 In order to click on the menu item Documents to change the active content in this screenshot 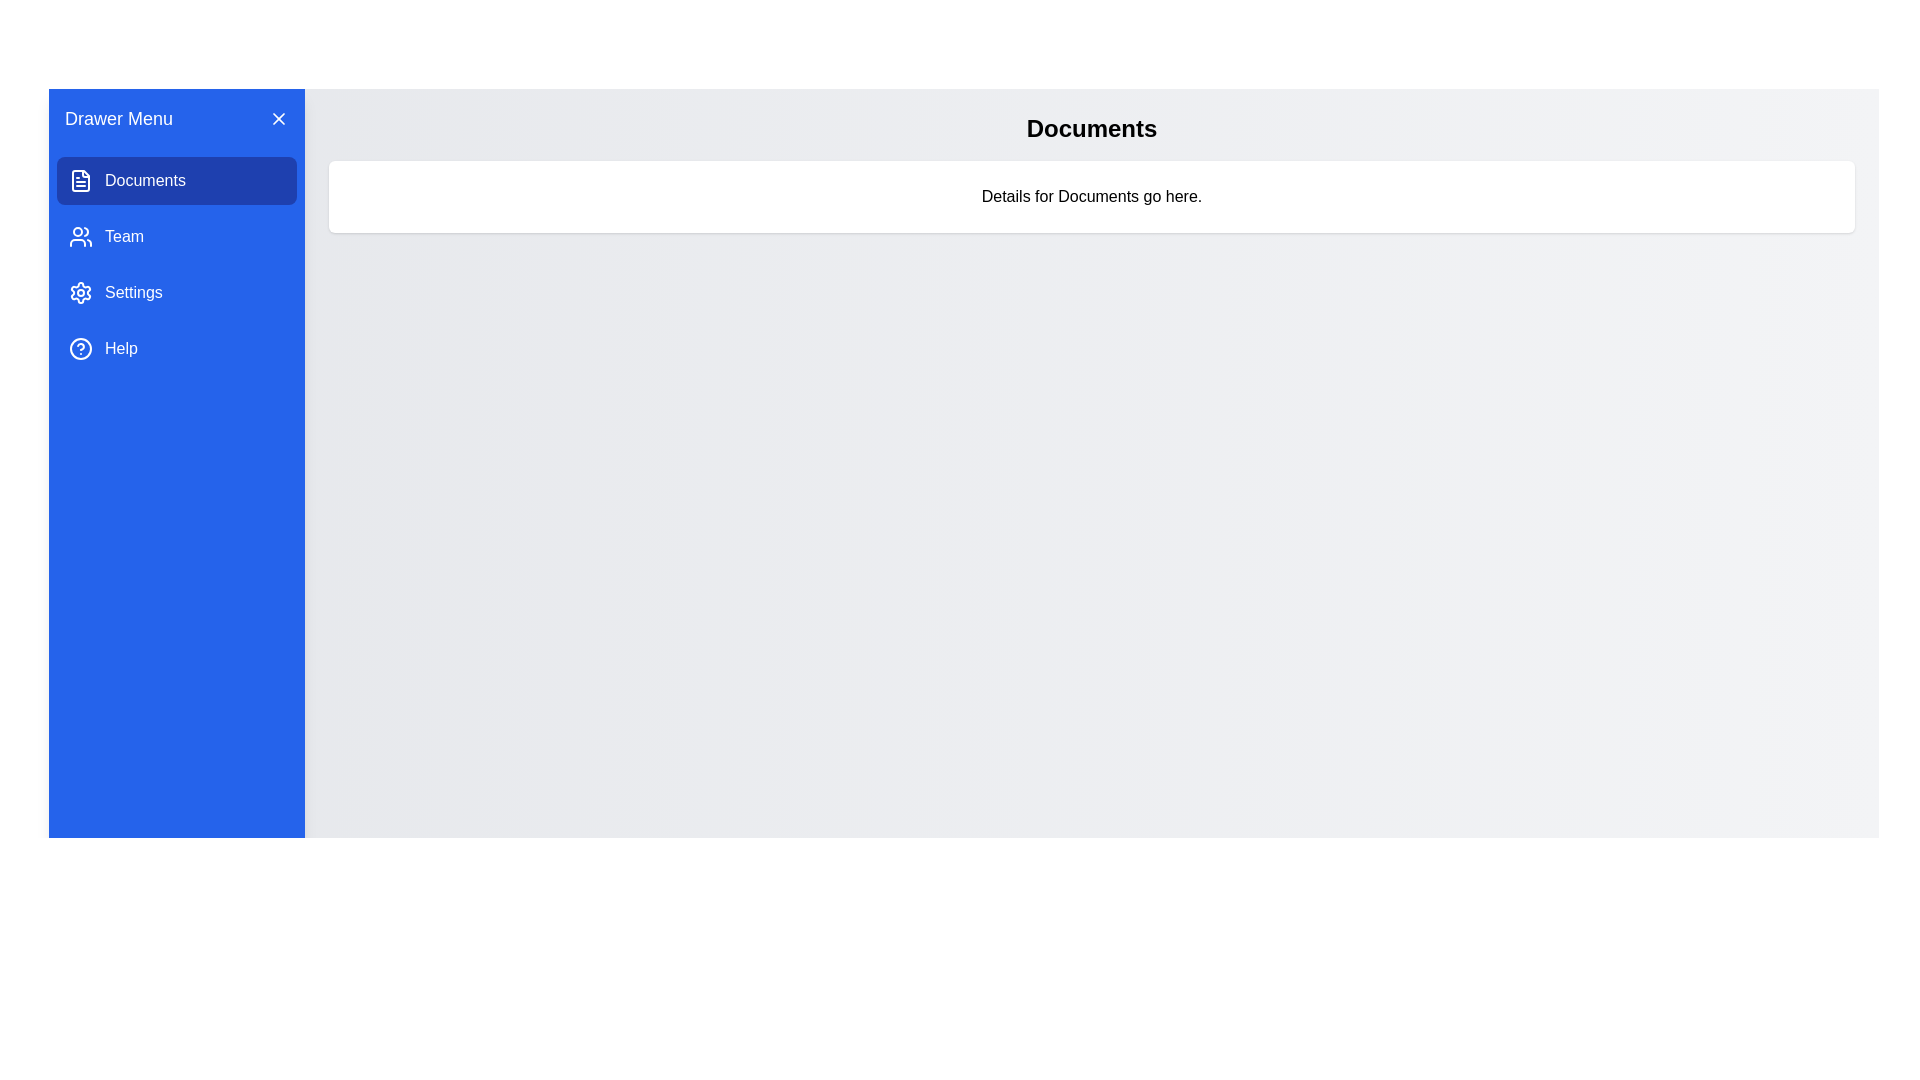, I will do `click(177, 181)`.